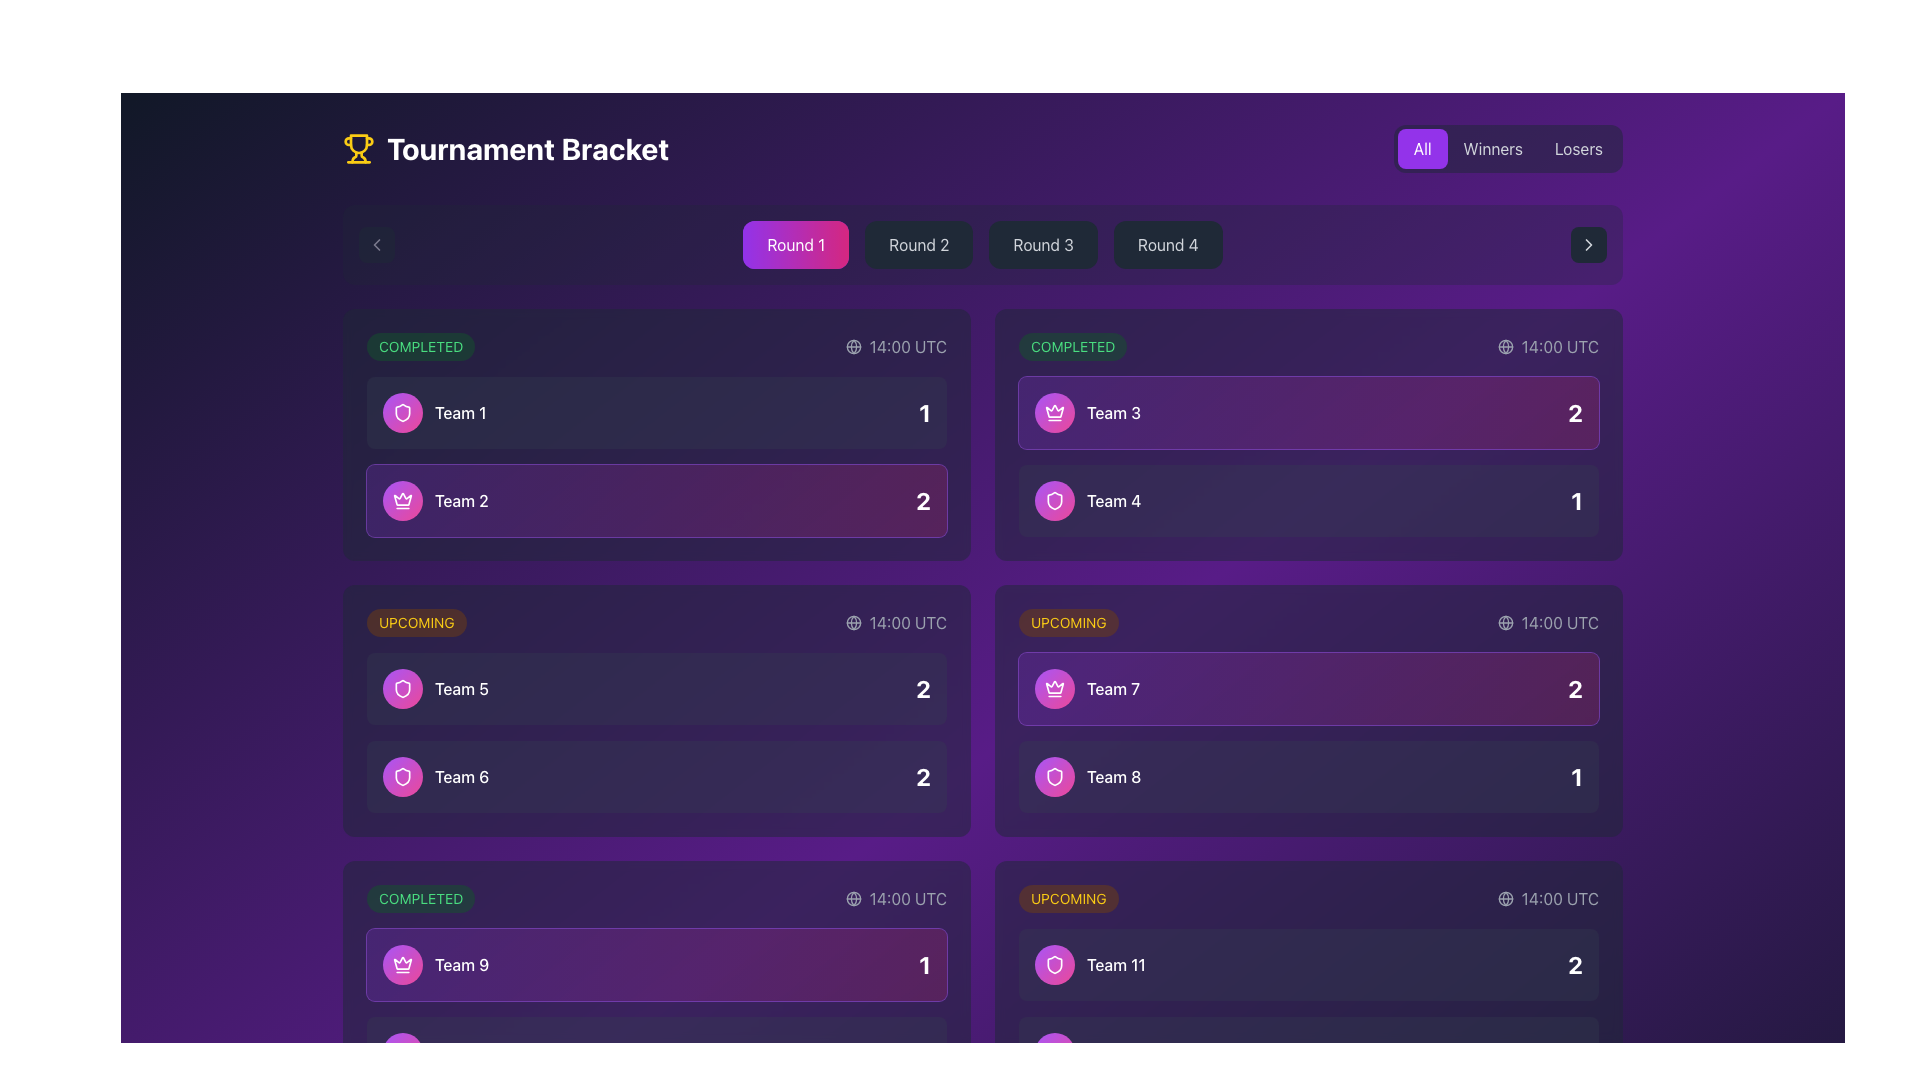 This screenshot has height=1080, width=1920. I want to click on the Text label that displays the team's name in the upper-left corner of the tournament bracket, adjacent to the circular icon with a gradient background, so click(459, 411).